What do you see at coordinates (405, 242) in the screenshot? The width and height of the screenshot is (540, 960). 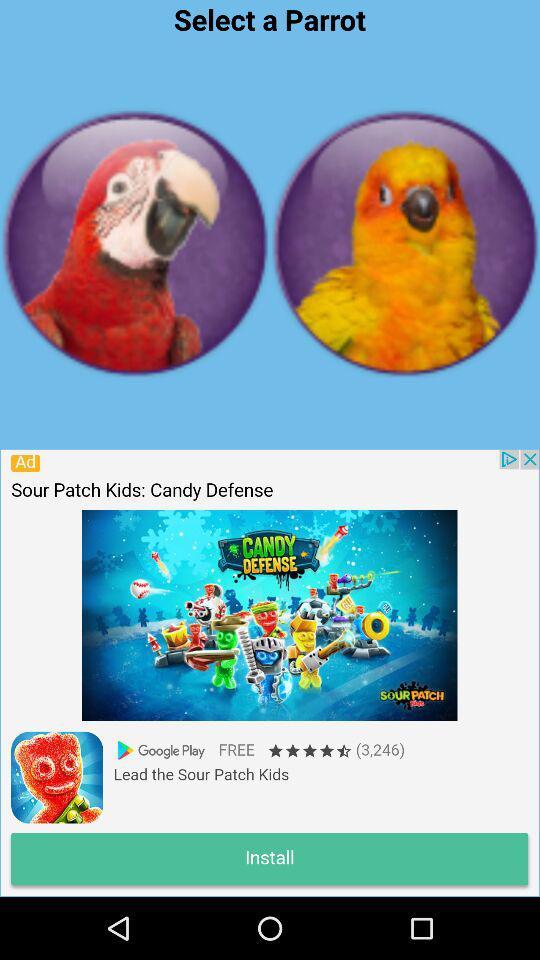 I see `game of birds` at bounding box center [405, 242].